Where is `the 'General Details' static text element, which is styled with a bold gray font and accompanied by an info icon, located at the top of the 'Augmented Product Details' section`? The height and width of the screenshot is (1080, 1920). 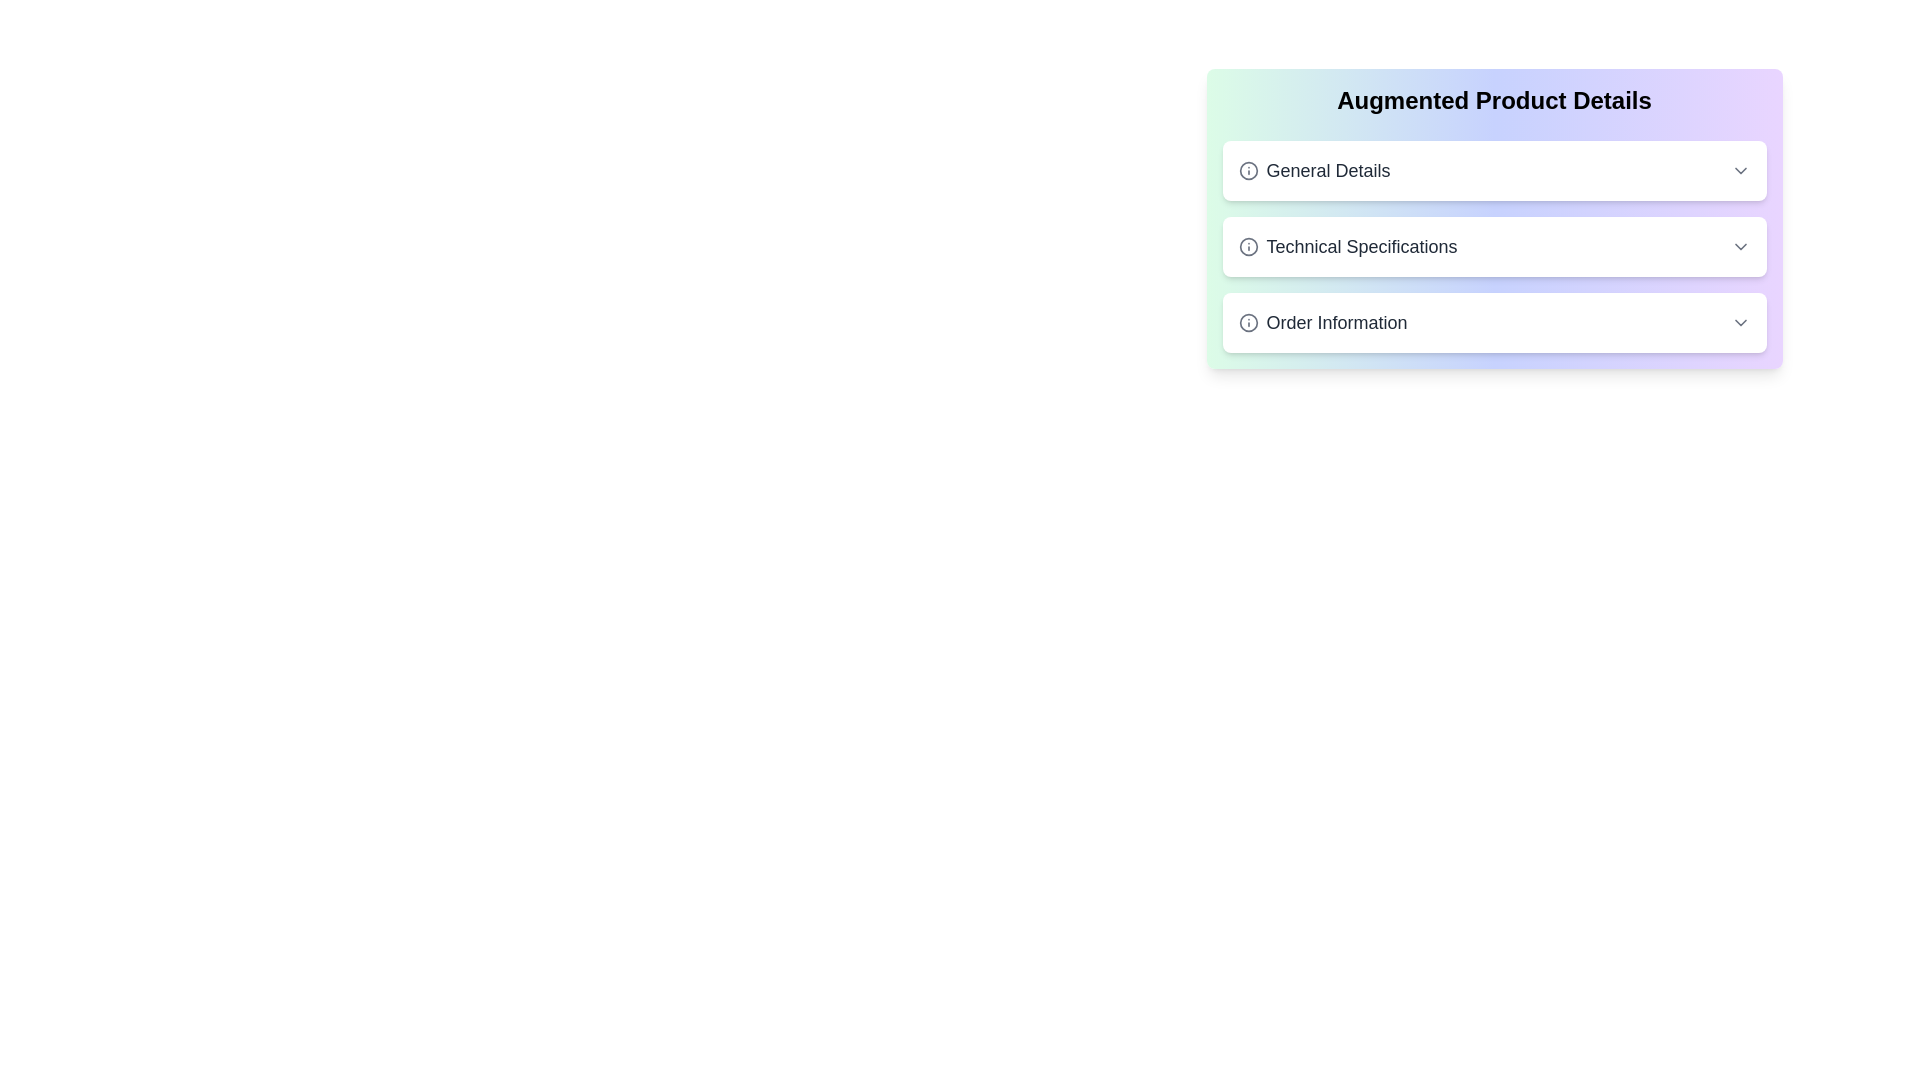 the 'General Details' static text element, which is styled with a bold gray font and accompanied by an info icon, located at the top of the 'Augmented Product Details' section is located at coordinates (1314, 169).